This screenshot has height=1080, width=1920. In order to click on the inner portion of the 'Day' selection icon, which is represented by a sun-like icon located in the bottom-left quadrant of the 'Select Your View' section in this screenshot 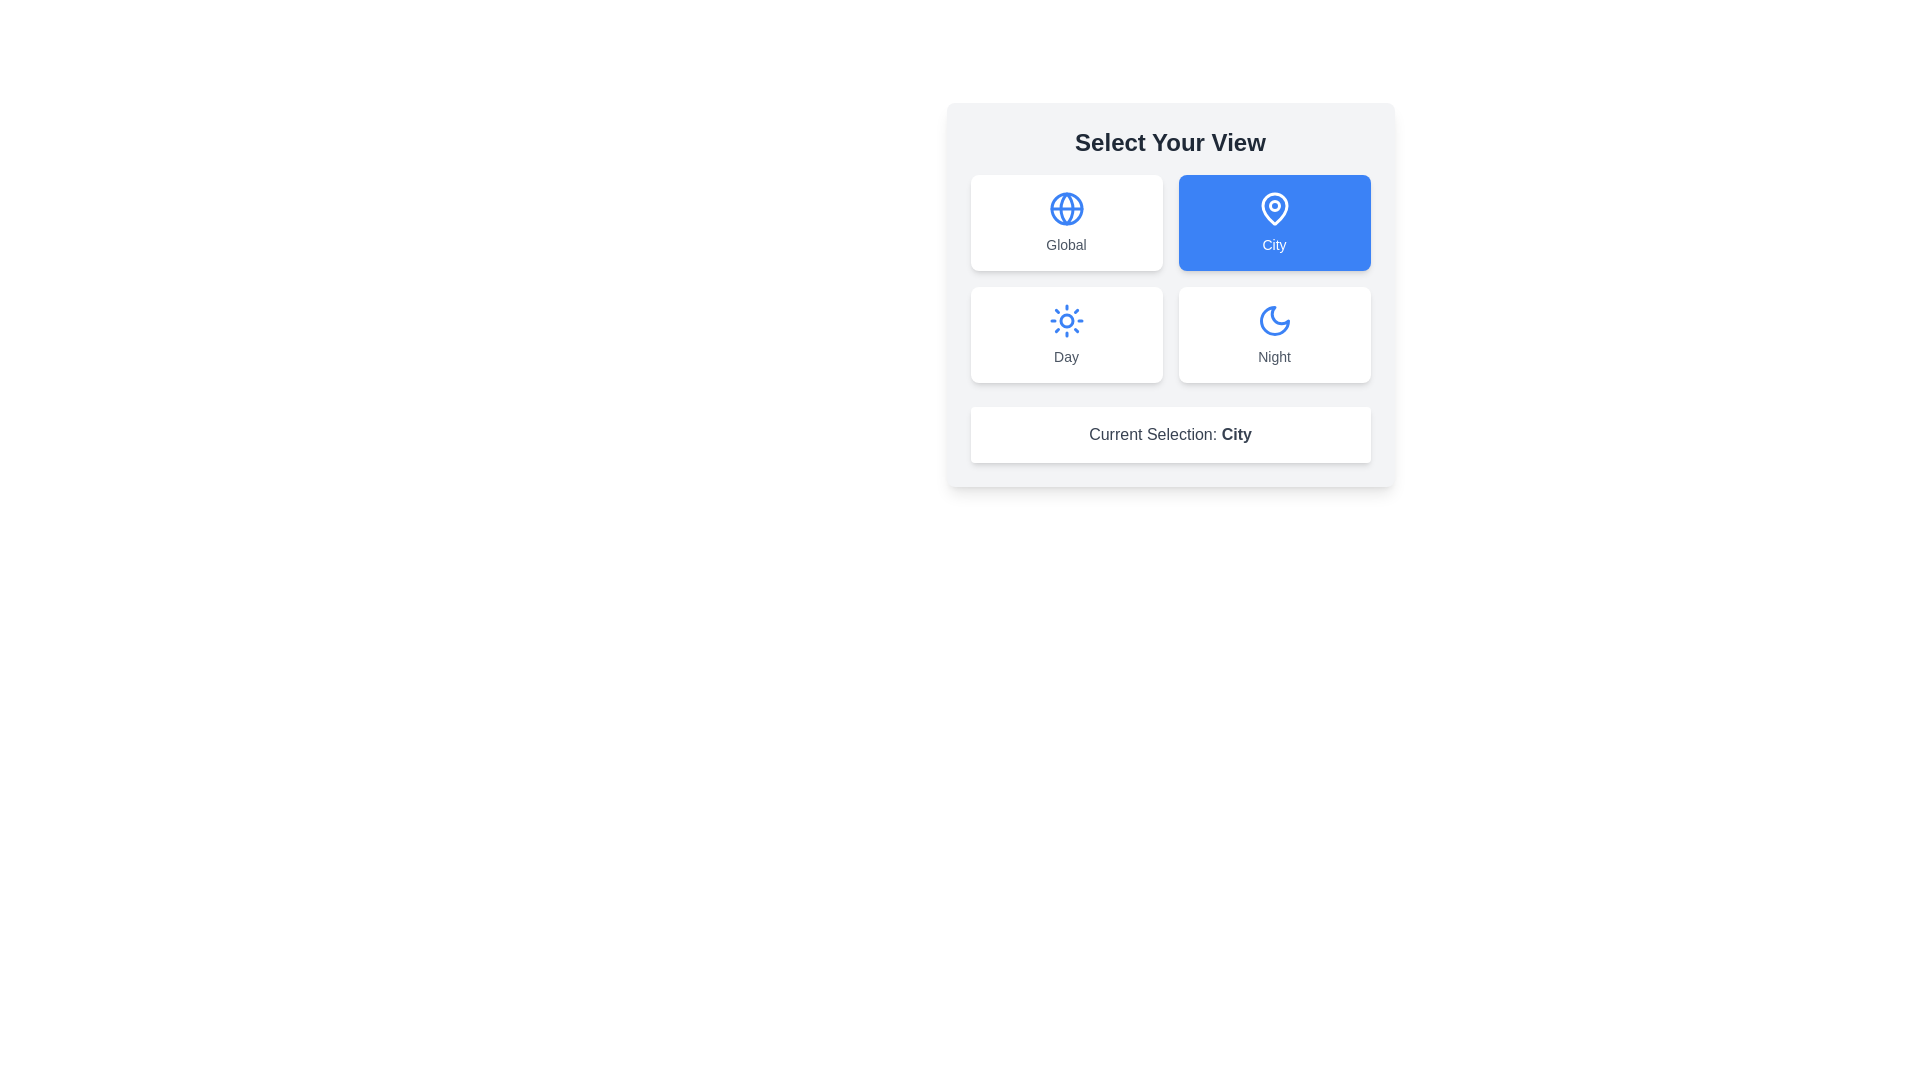, I will do `click(1065, 319)`.